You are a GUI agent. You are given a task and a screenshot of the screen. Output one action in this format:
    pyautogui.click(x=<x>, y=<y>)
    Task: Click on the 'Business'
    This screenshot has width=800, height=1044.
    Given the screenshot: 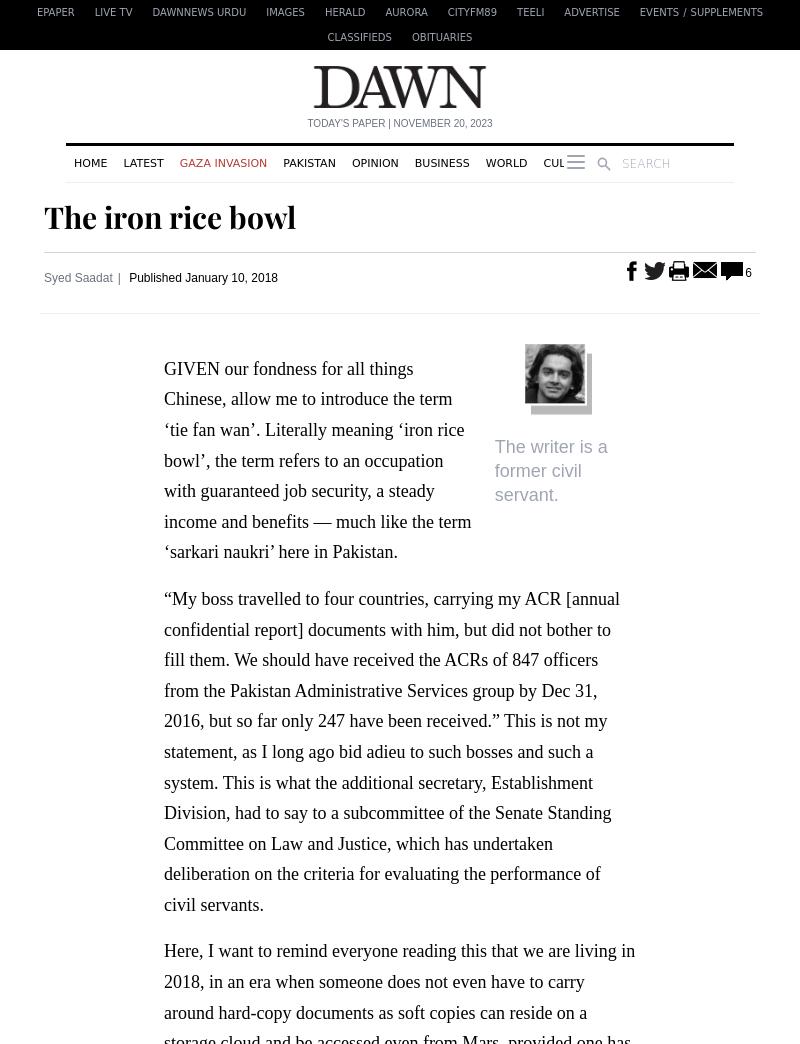 What is the action you would take?
    pyautogui.click(x=440, y=161)
    